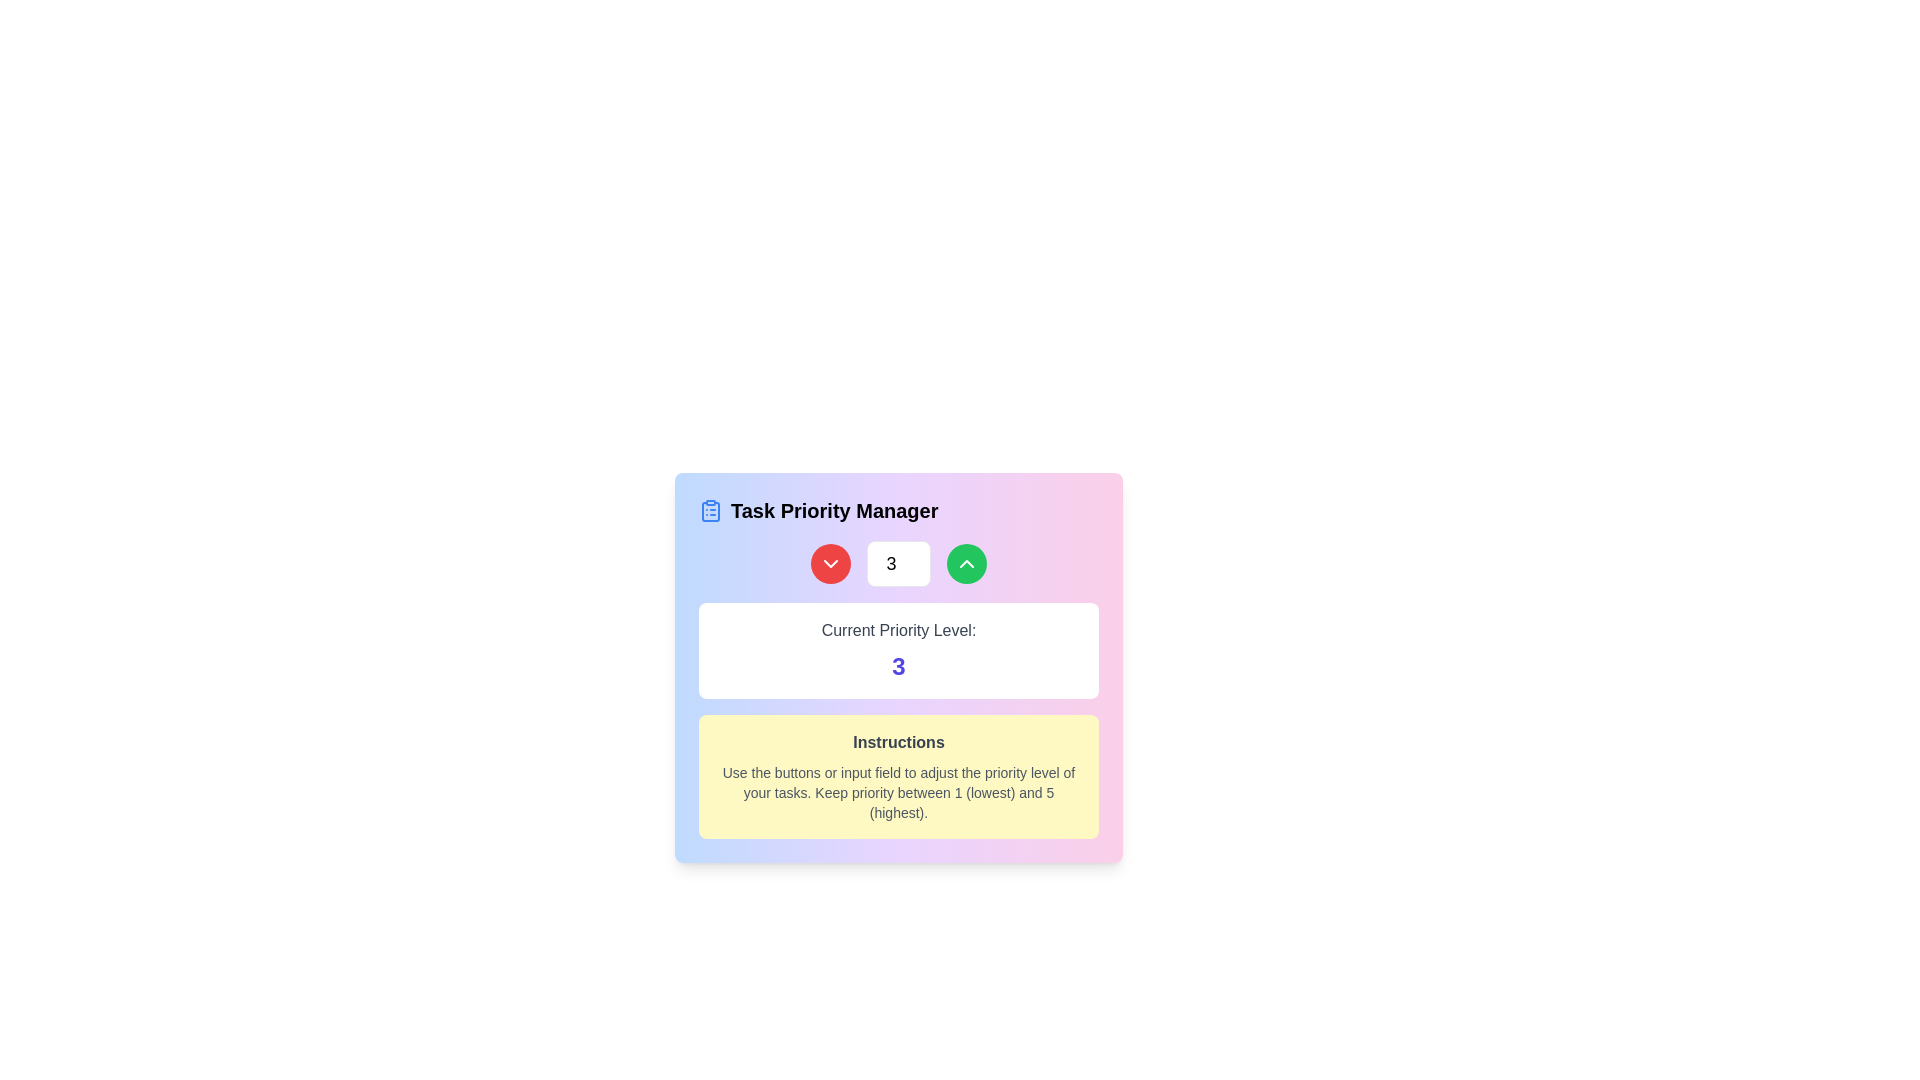  I want to click on the green circular button with an upward-facing chevron icon in the top row of the interface, so click(966, 563).